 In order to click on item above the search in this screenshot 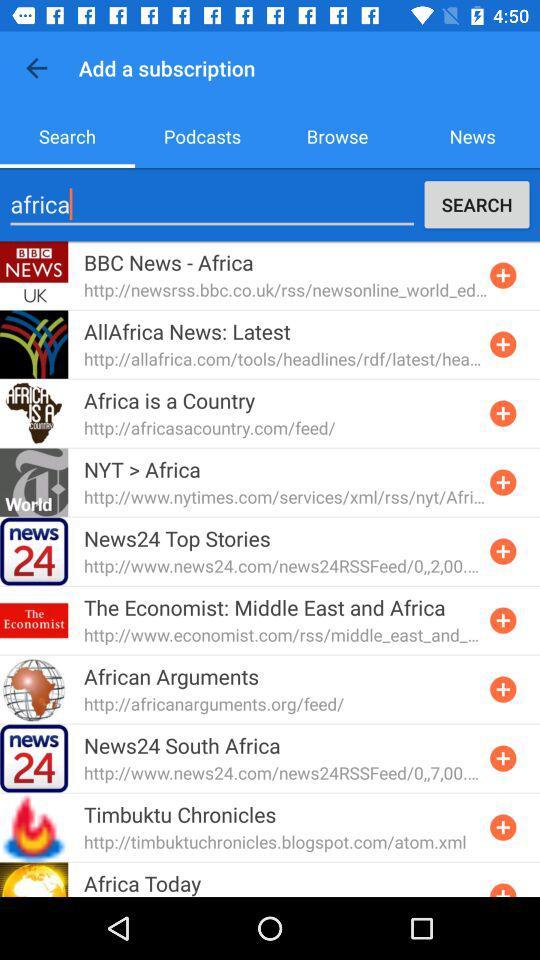, I will do `click(36, 68)`.